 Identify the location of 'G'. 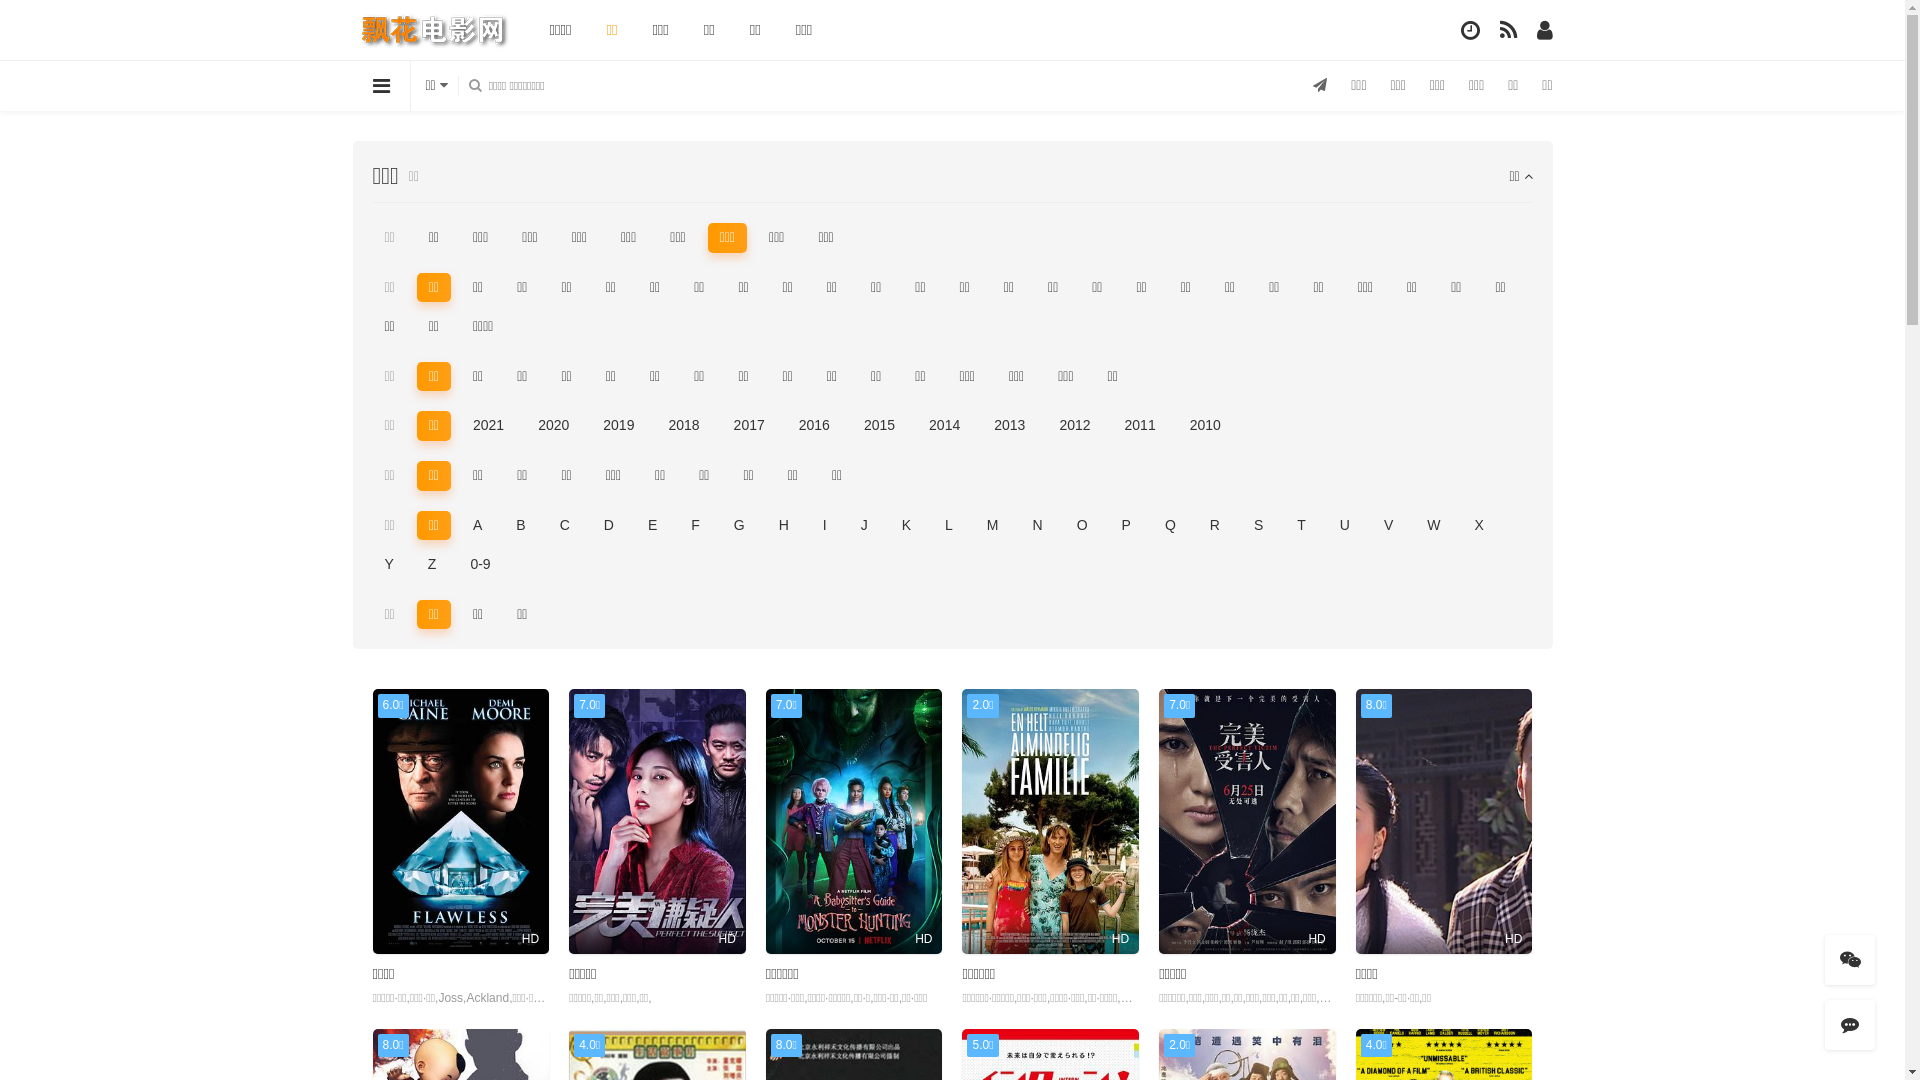
(738, 524).